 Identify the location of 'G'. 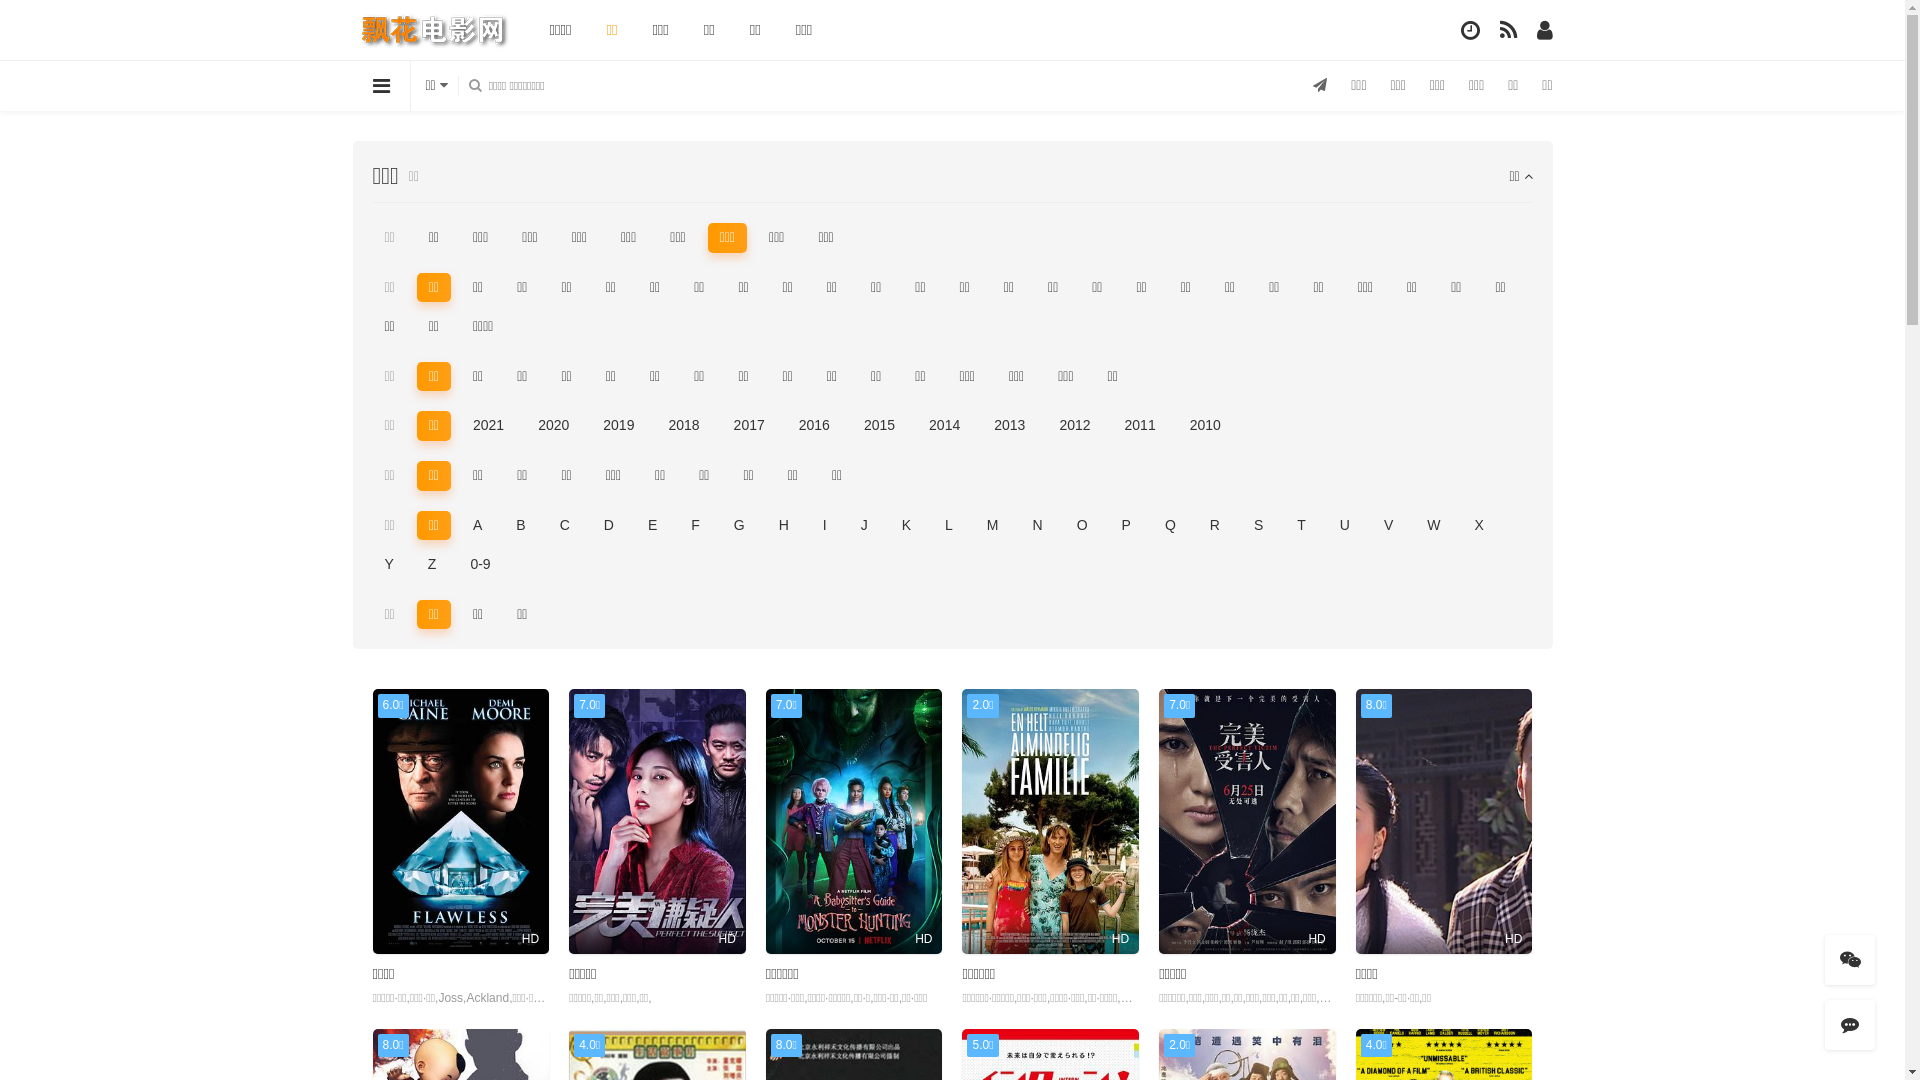
(738, 524).